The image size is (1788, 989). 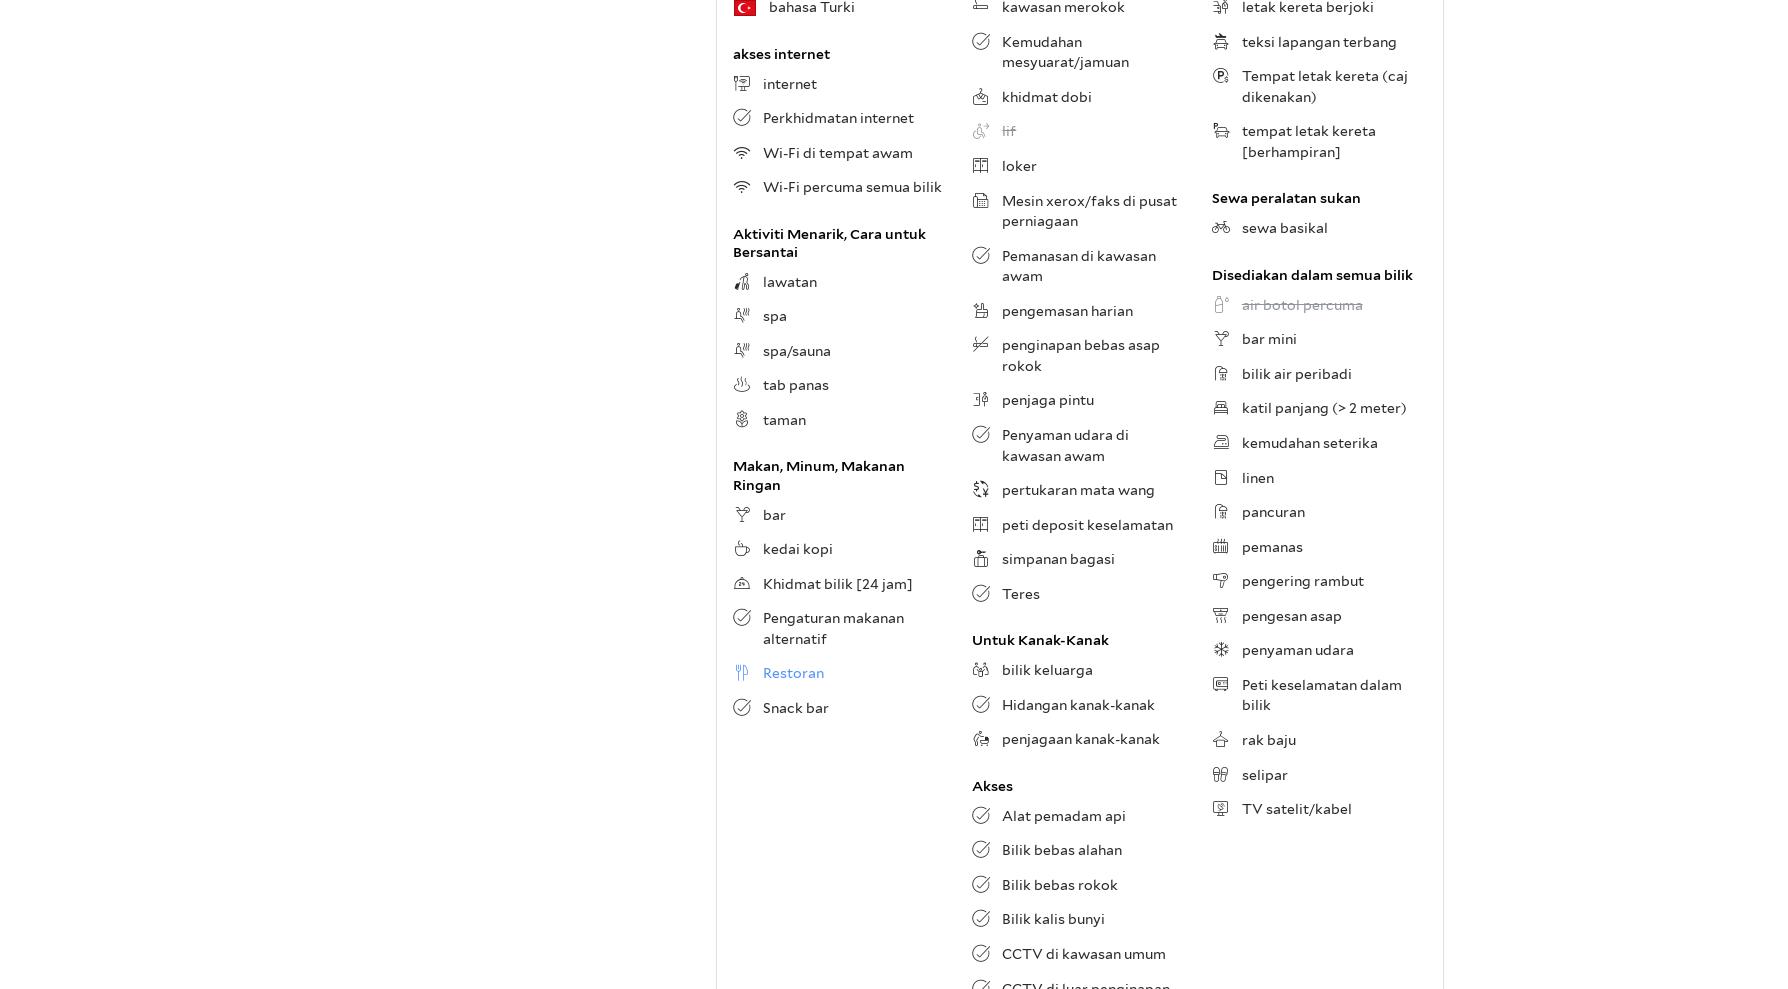 What do you see at coordinates (792, 672) in the screenshot?
I see `'Restoran'` at bounding box center [792, 672].